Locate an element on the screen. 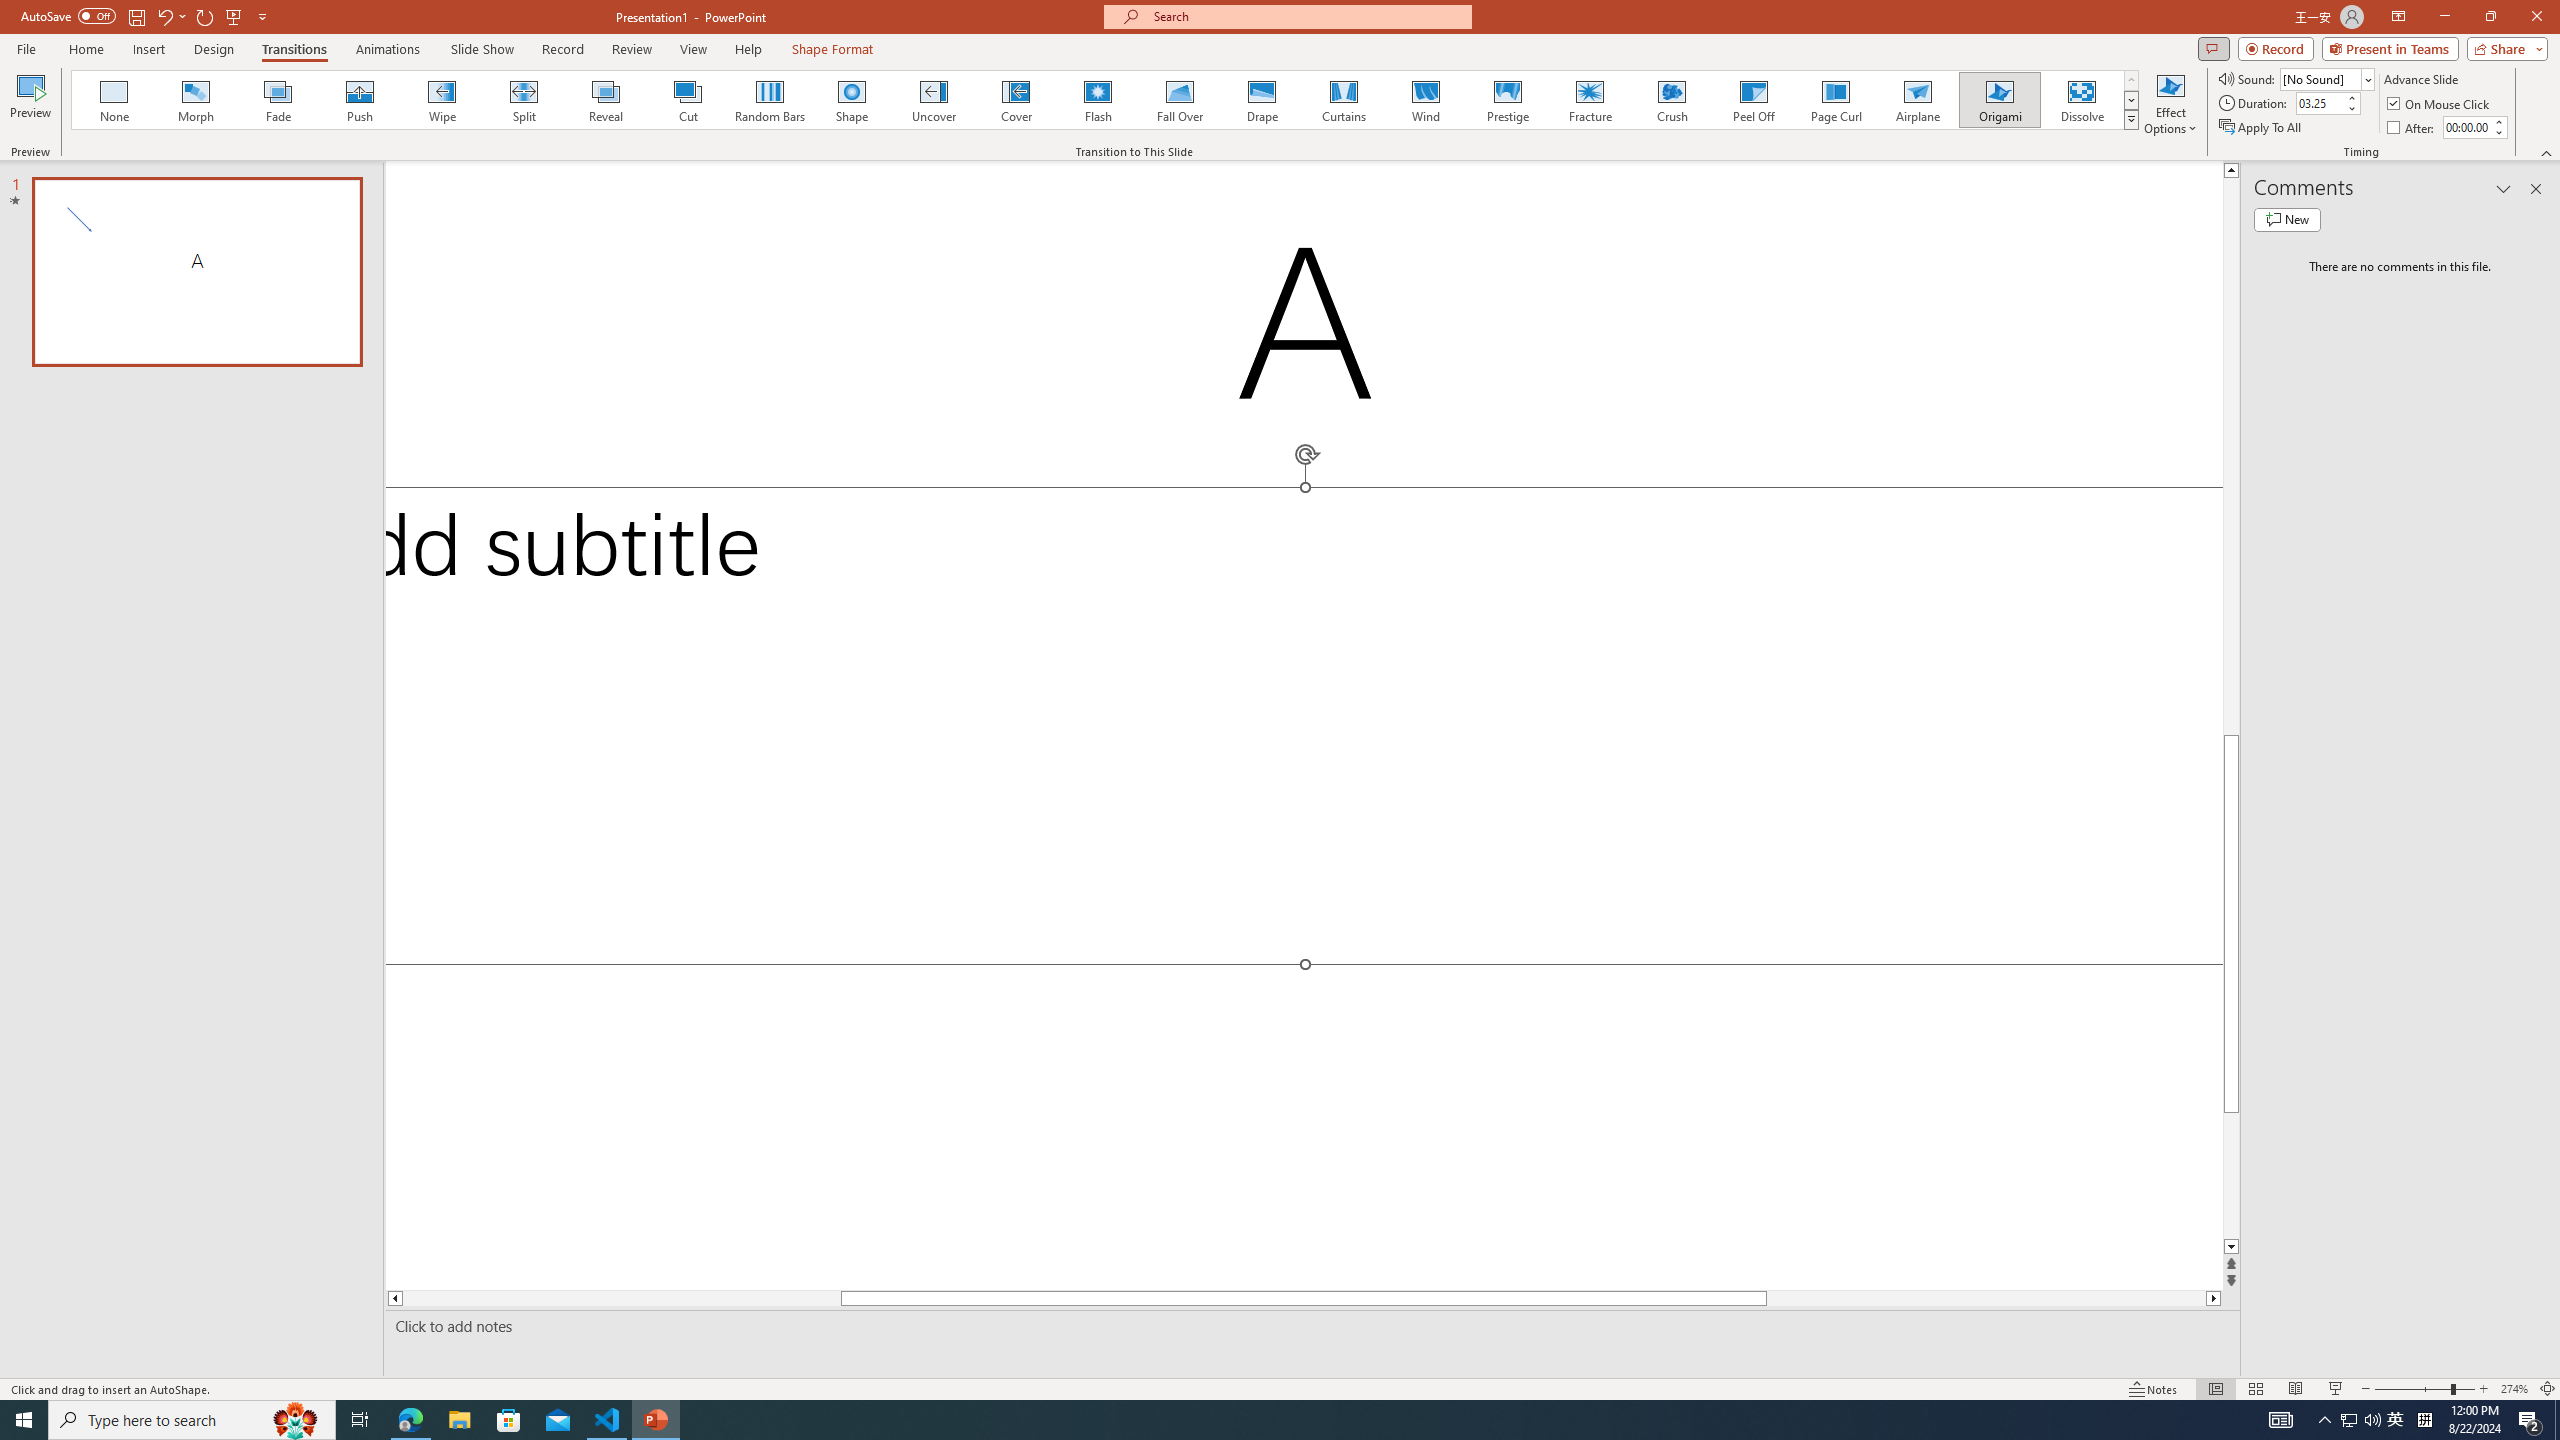 The image size is (2560, 1440). 'Page Curl' is located at coordinates (1834, 99).